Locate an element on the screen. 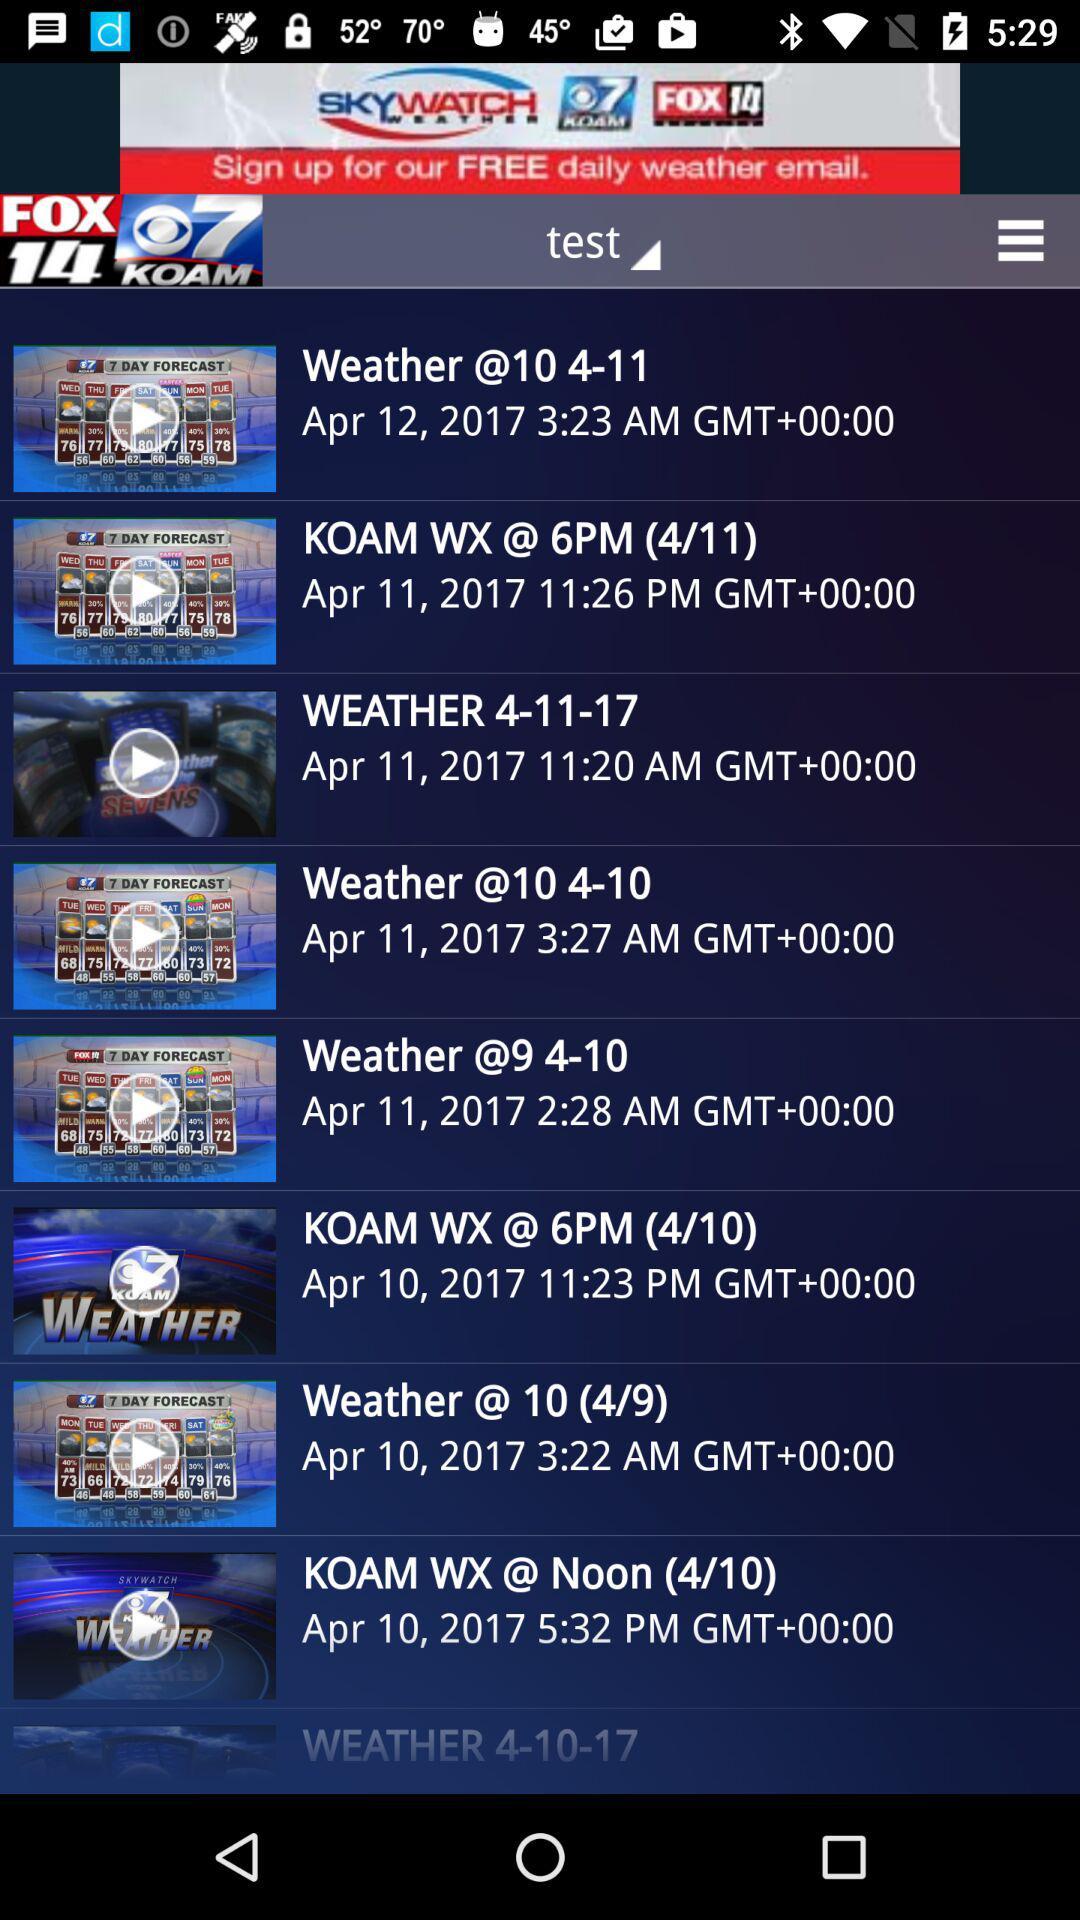 The height and width of the screenshot is (1920, 1080). sign up for email list is located at coordinates (540, 127).